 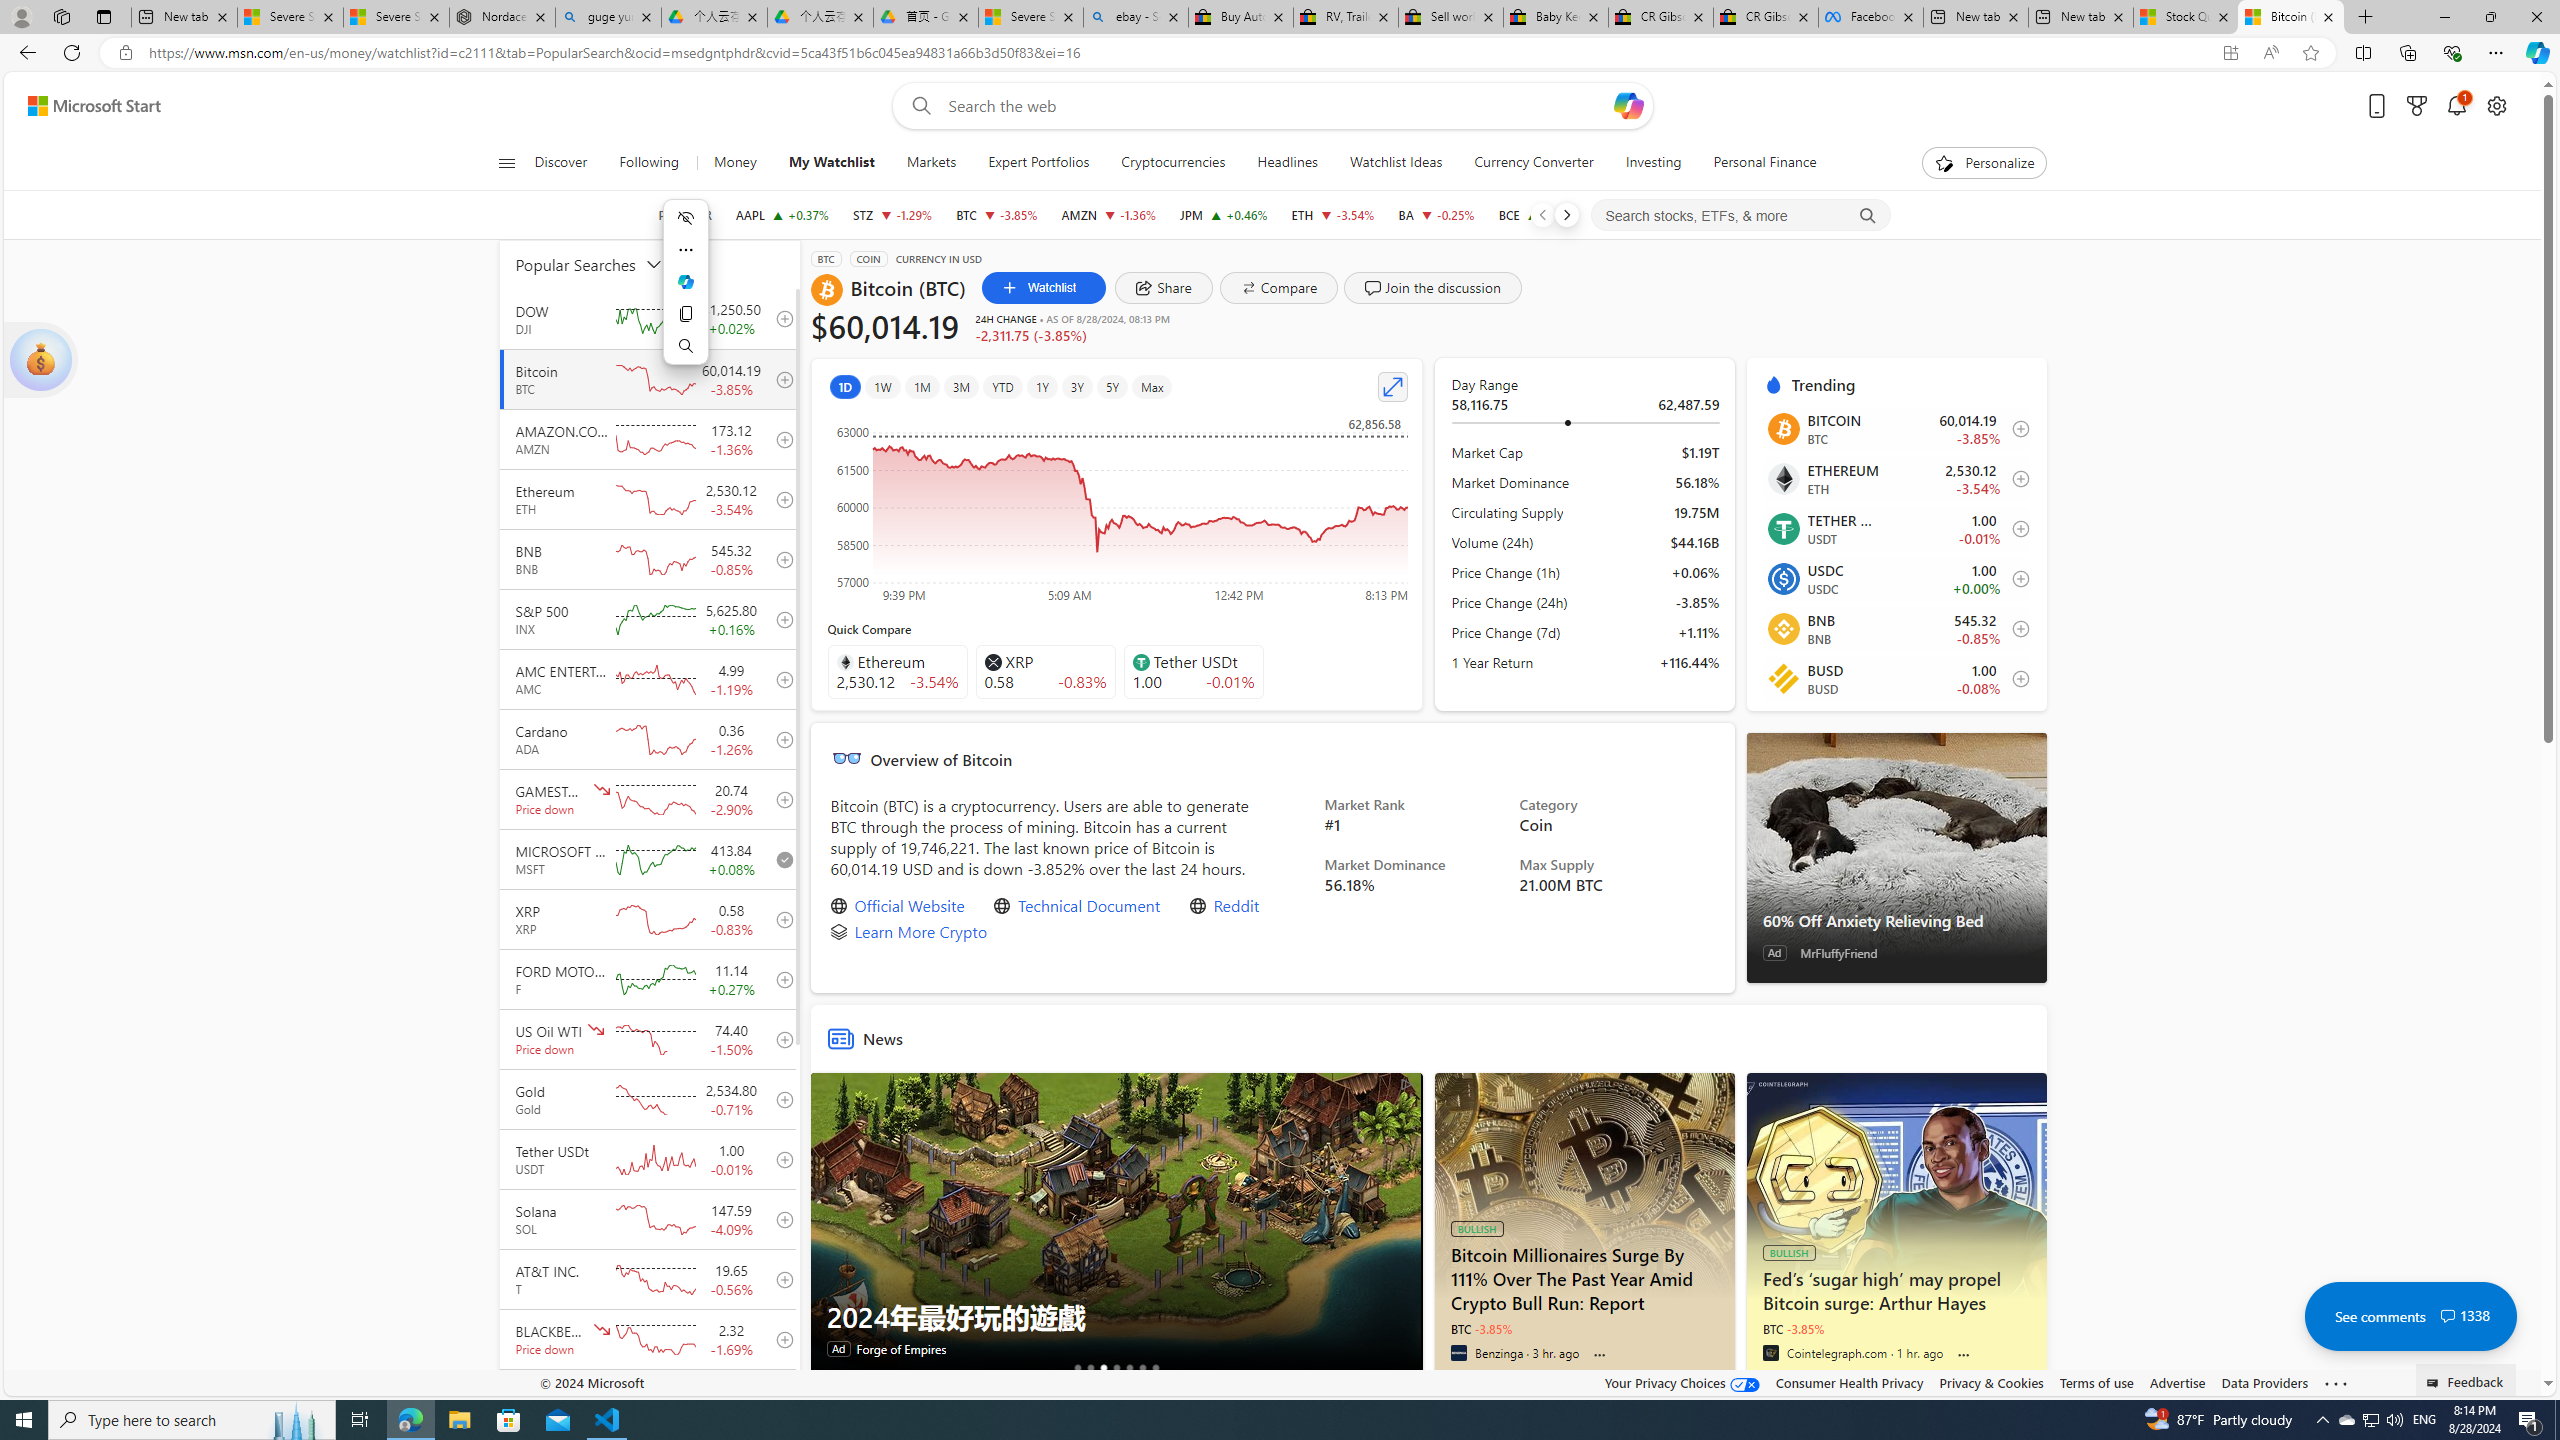 I want to click on 'Max', so click(x=1151, y=386).